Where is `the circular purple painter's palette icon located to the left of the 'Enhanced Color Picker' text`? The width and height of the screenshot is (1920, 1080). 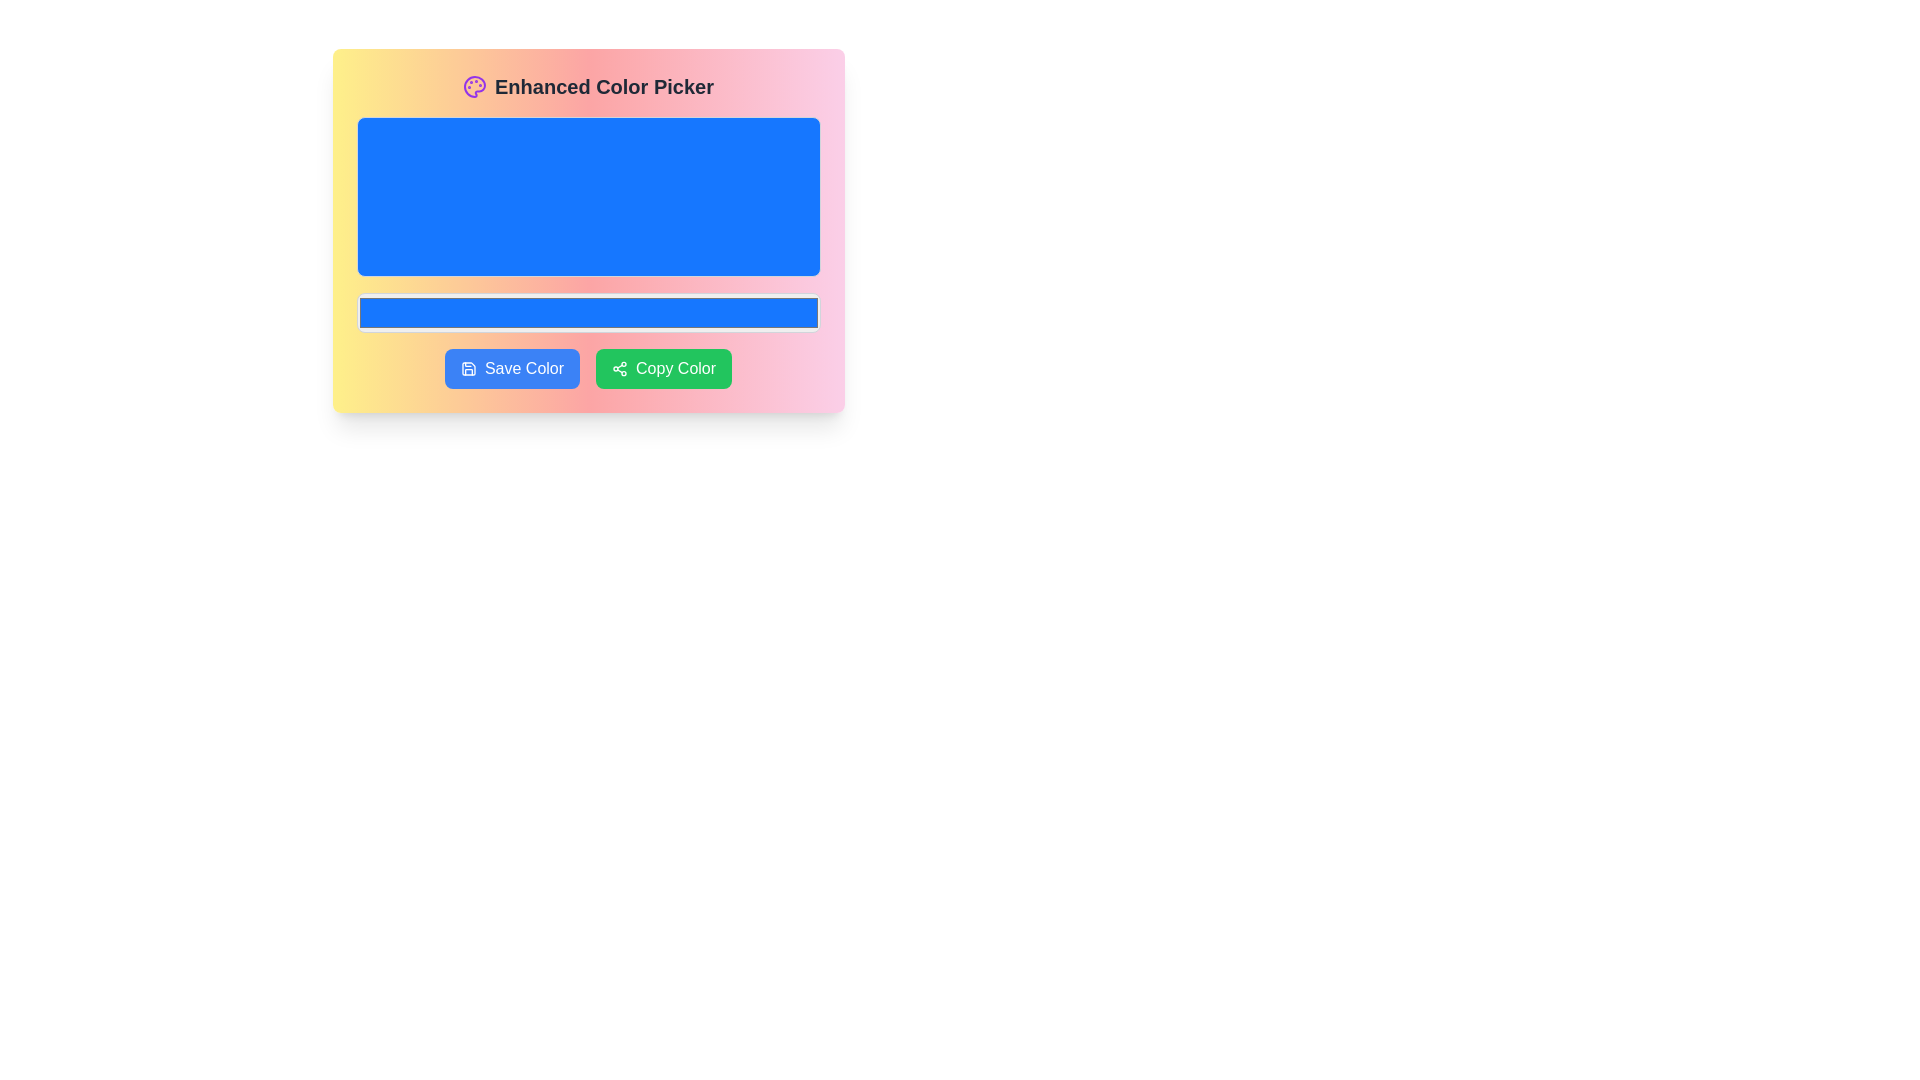 the circular purple painter's palette icon located to the left of the 'Enhanced Color Picker' text is located at coordinates (474, 86).